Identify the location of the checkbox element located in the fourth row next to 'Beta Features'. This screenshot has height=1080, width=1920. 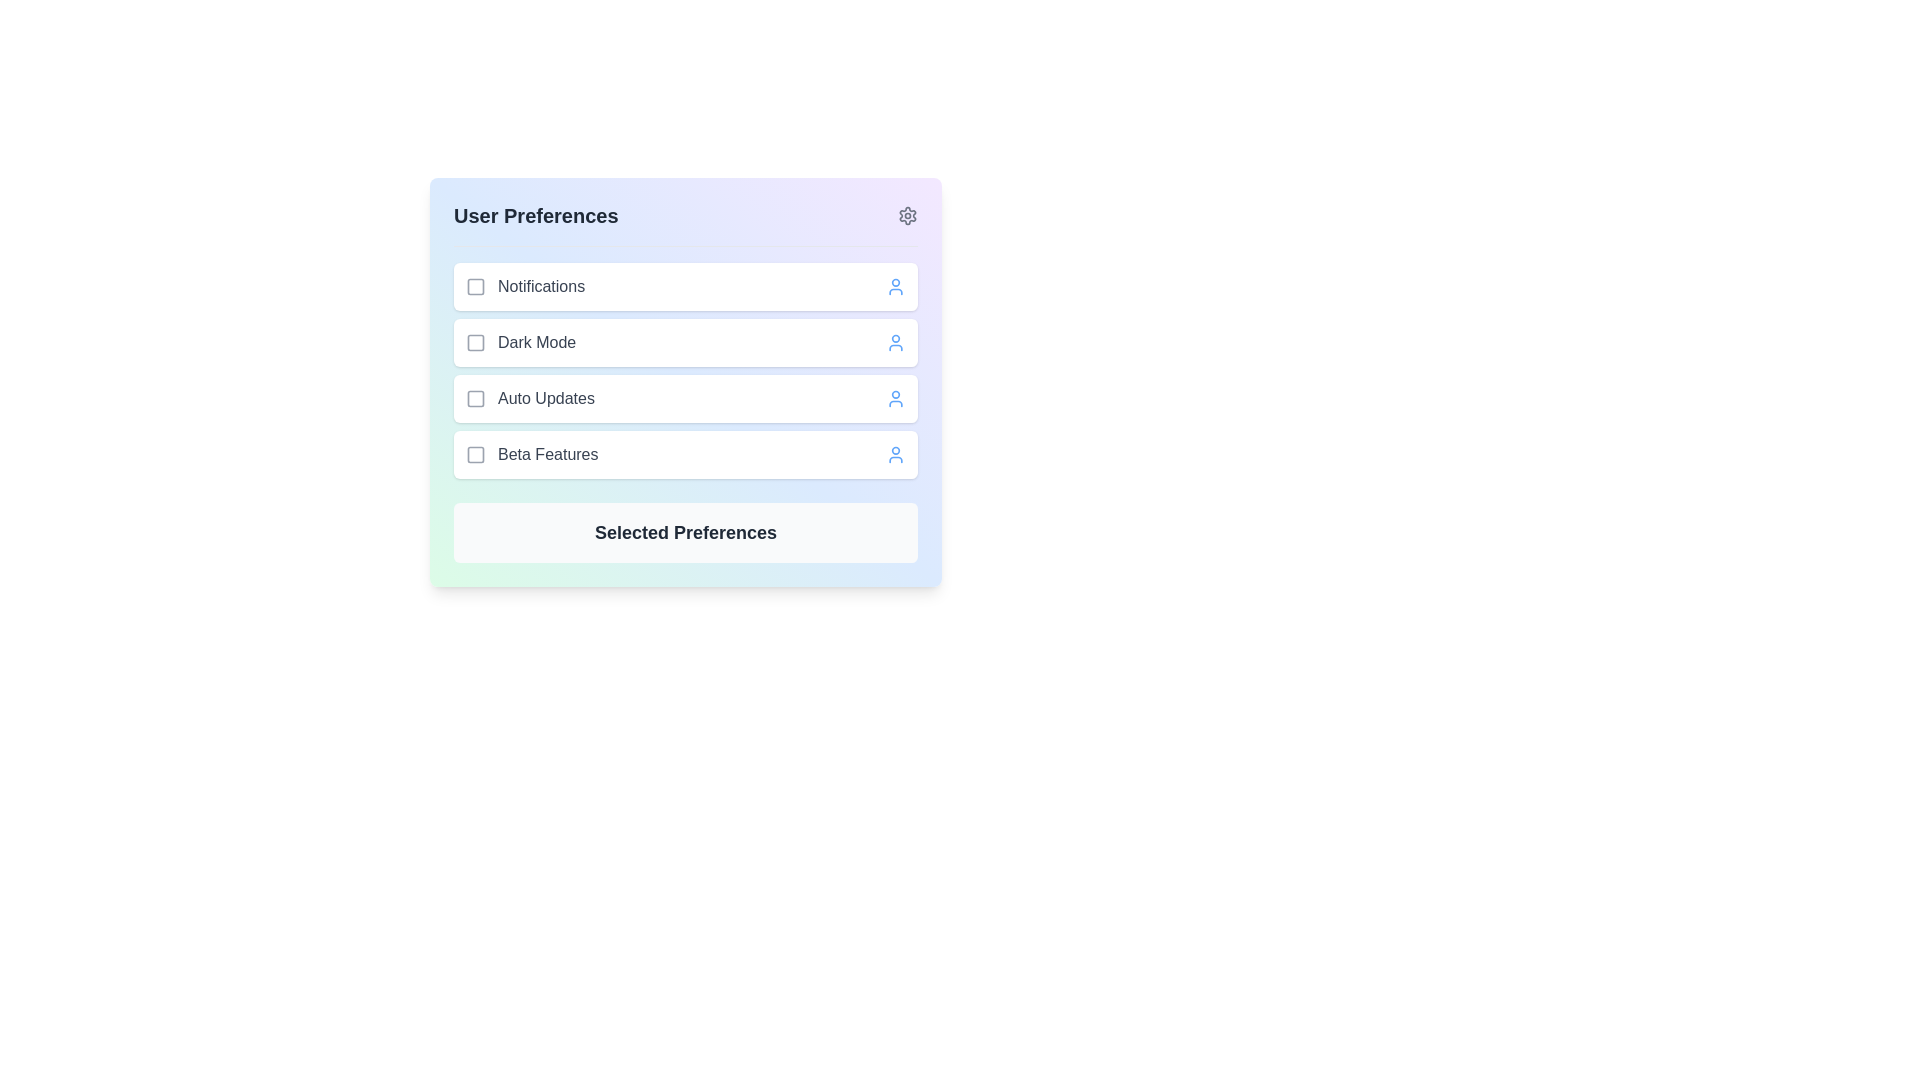
(474, 455).